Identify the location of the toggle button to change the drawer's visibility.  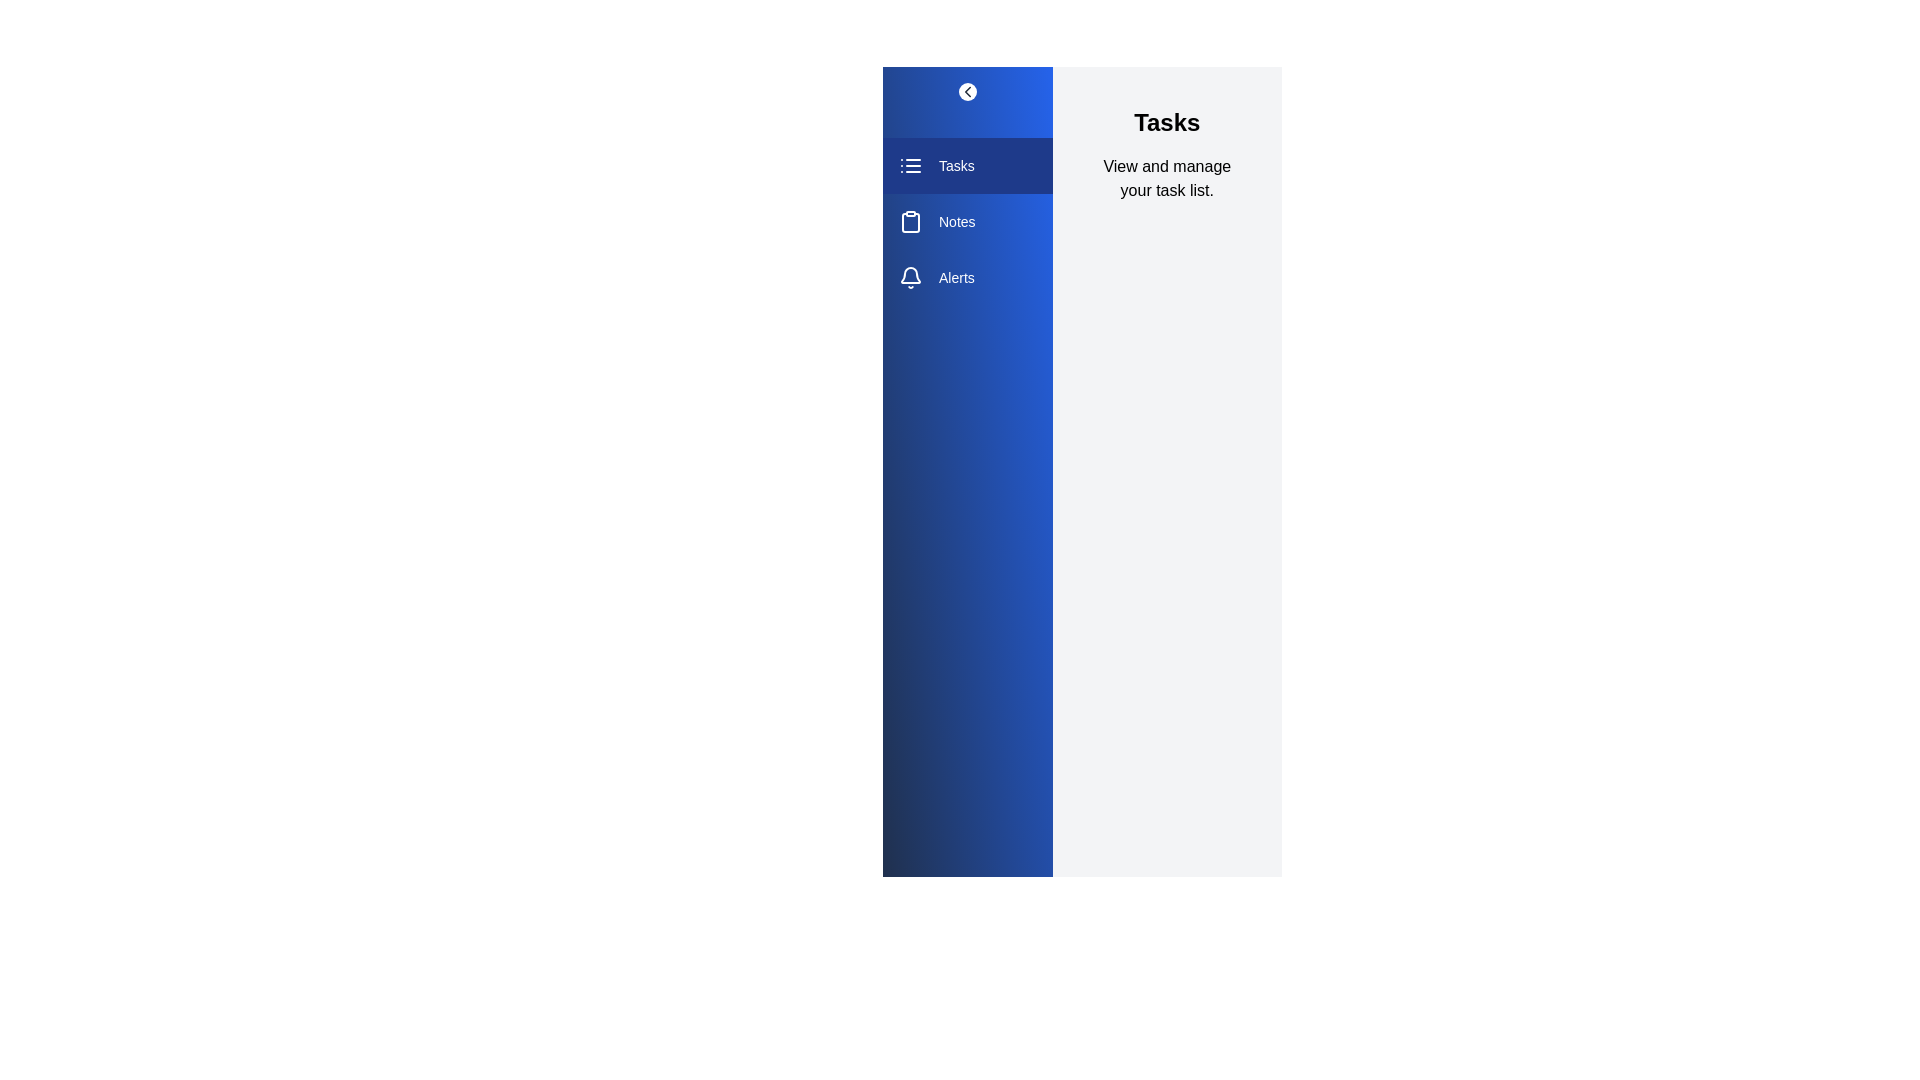
(967, 92).